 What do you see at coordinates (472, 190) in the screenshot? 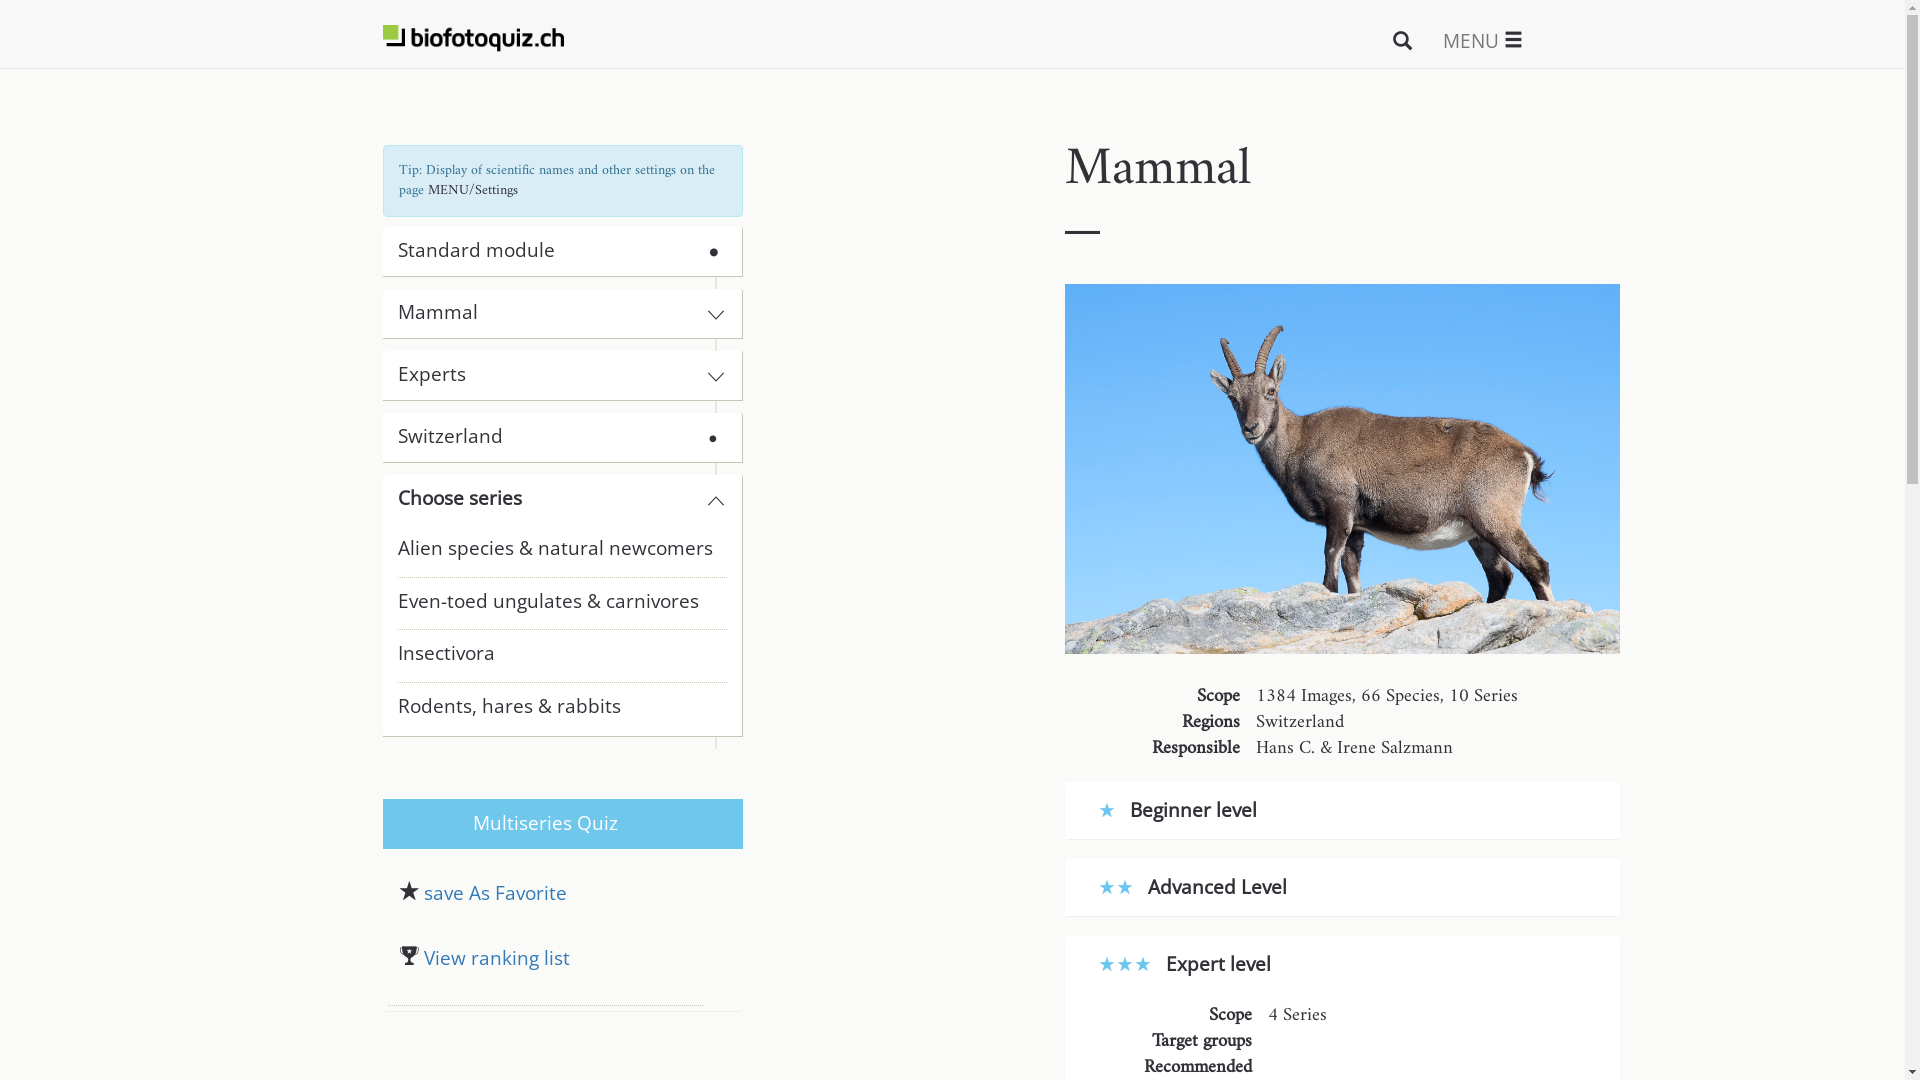
I see `'MENU/Settings'` at bounding box center [472, 190].